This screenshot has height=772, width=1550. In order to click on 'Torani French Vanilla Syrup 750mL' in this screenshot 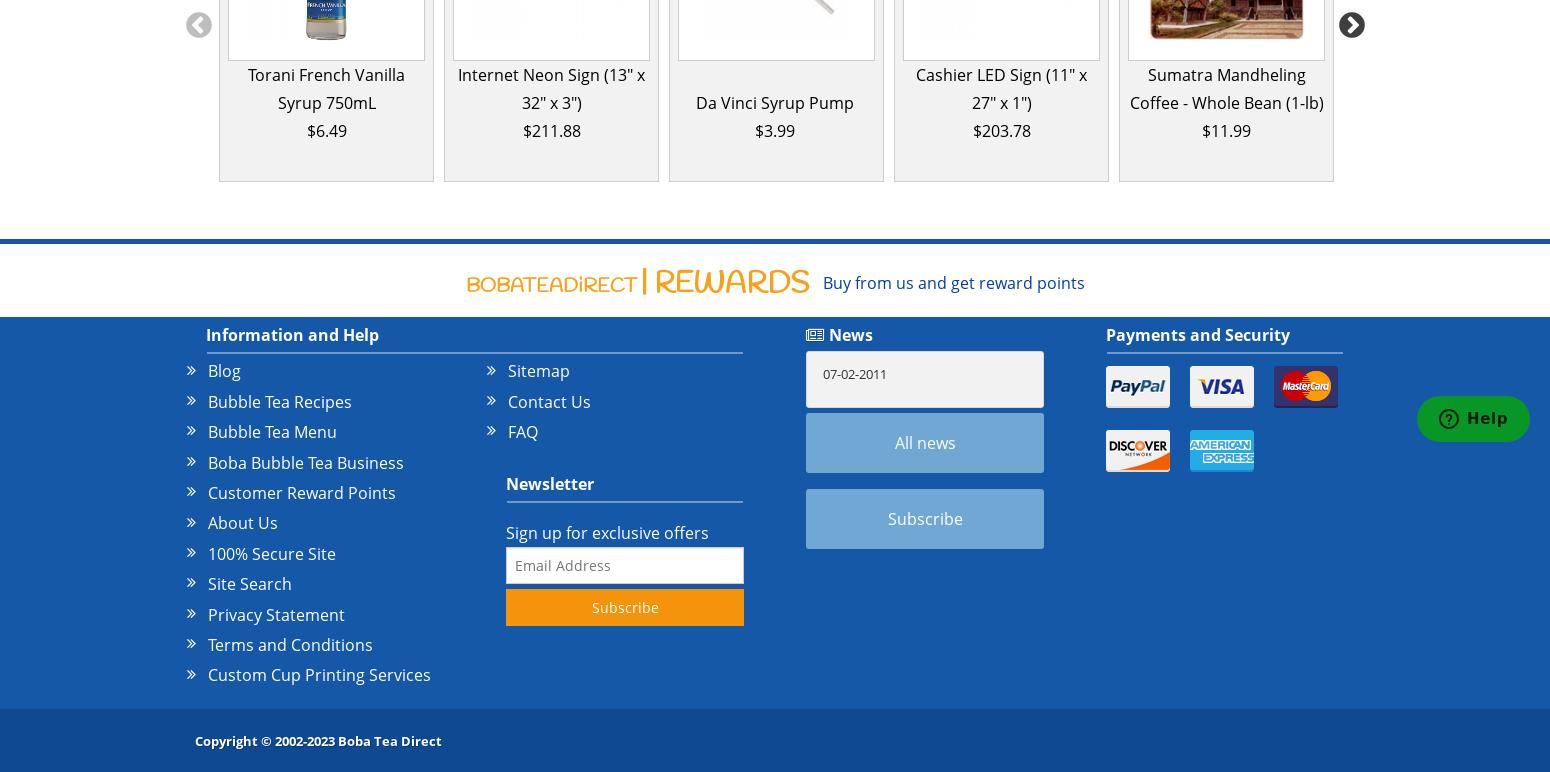, I will do `click(325, 88)`.